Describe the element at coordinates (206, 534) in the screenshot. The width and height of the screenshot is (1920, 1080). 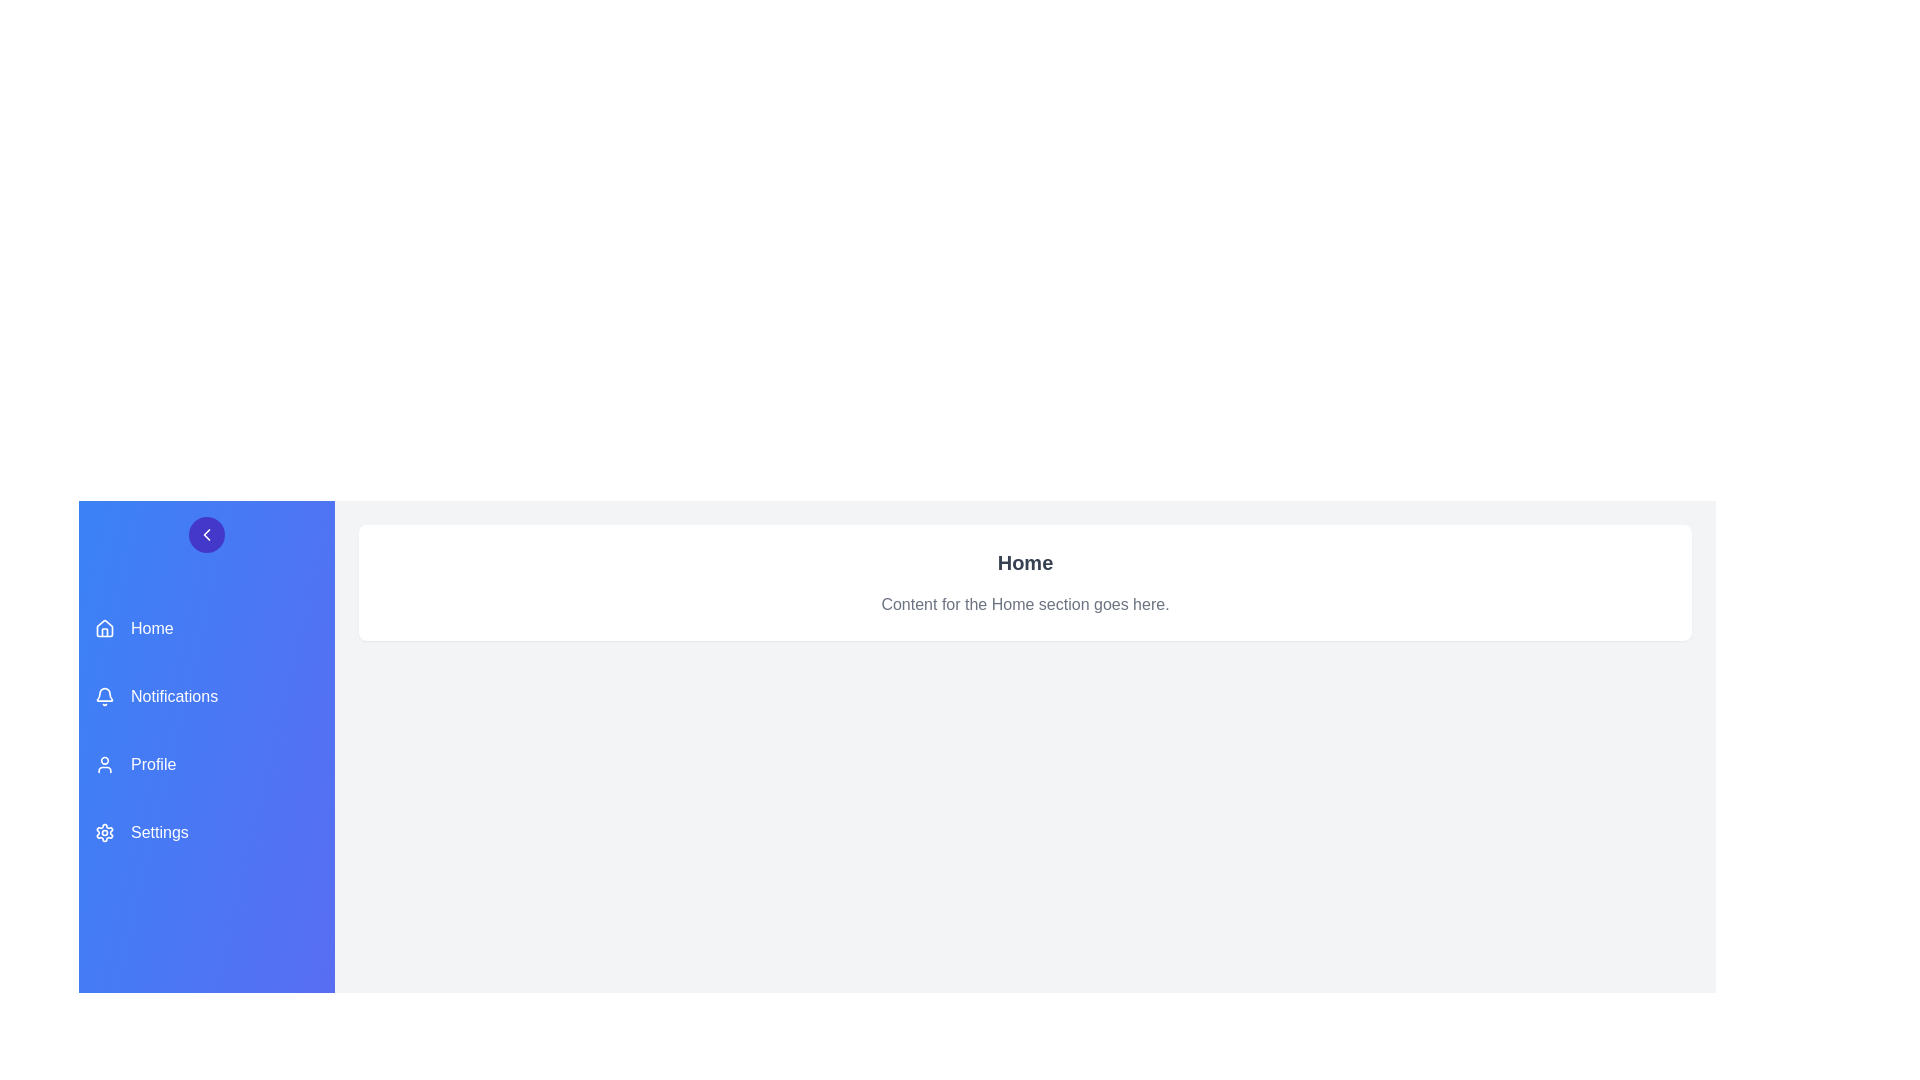
I see `the chevron icon embedded in the circular button at the top corner of the sidebar` at that location.